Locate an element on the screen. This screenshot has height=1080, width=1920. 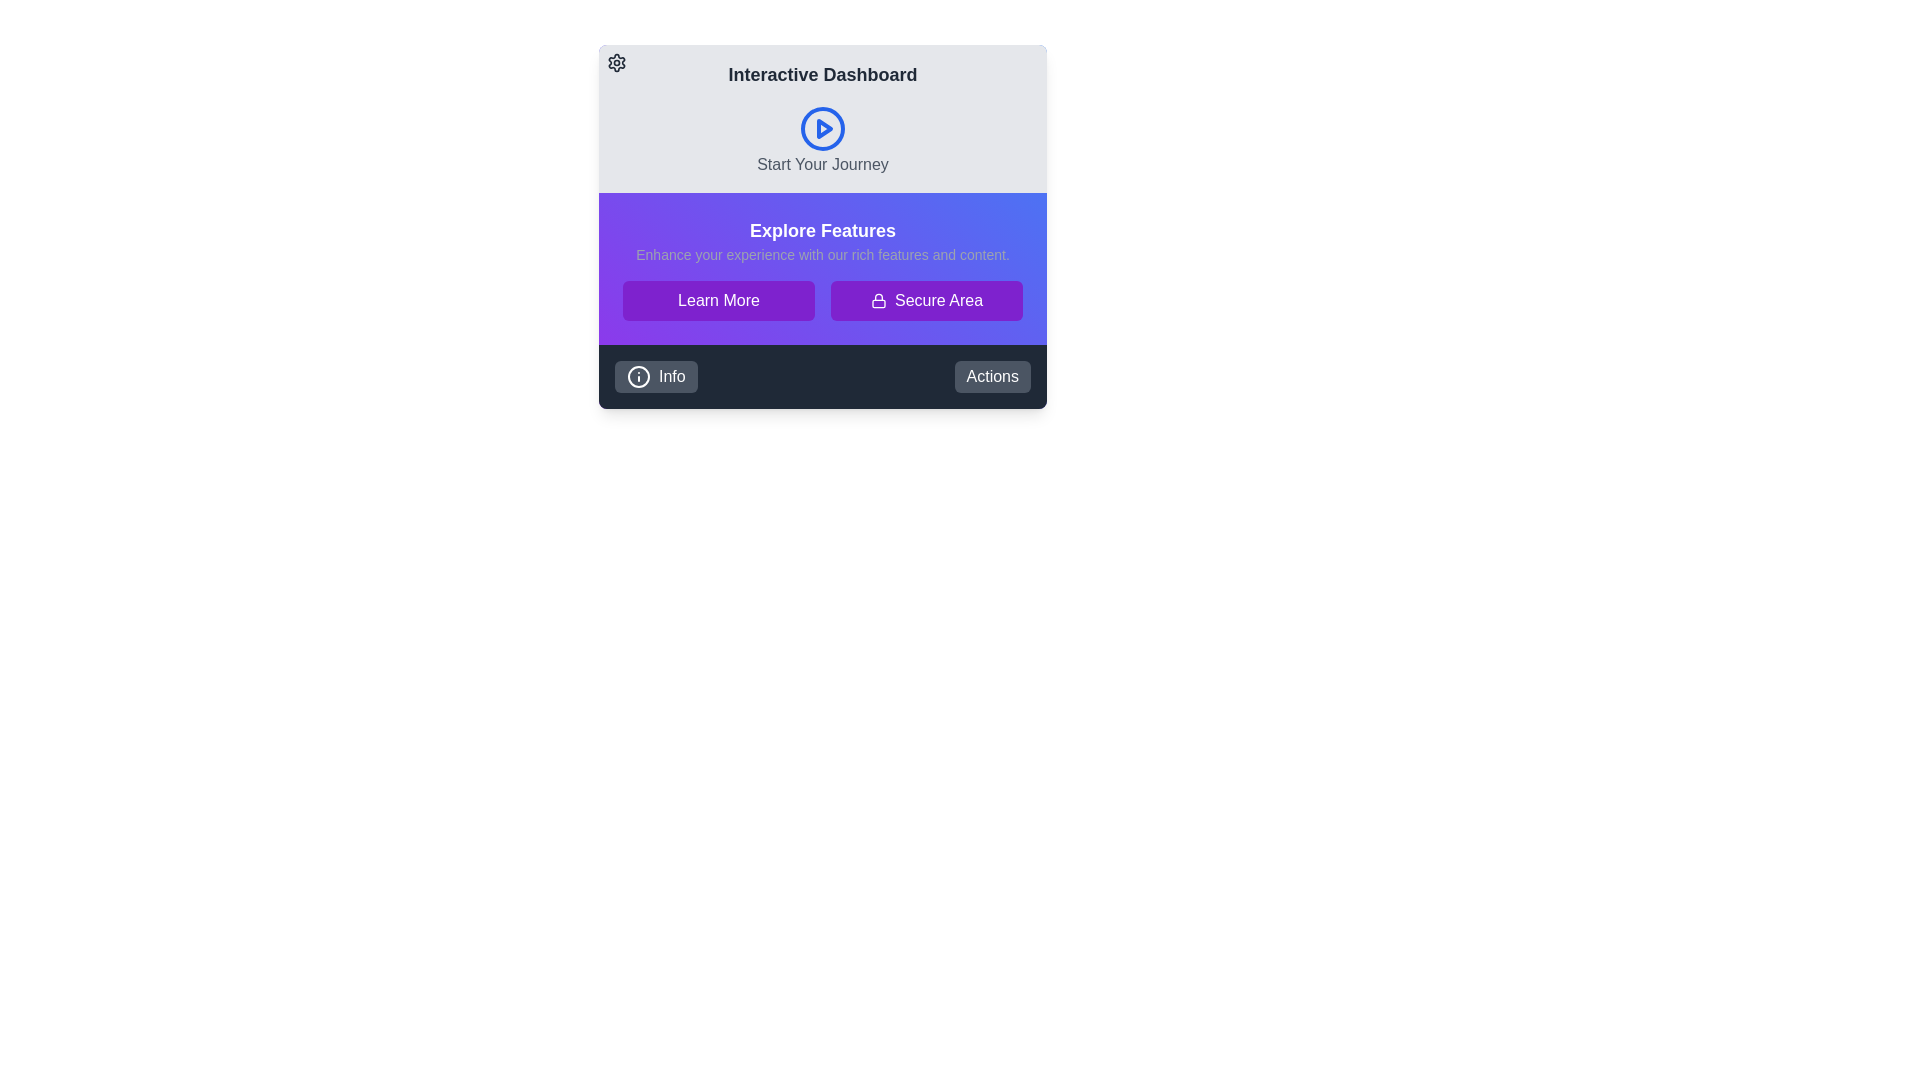
text displayed in the gray text label that says 'Start Your Journey', located below the blue play icon in the centered gray panel is located at coordinates (822, 164).